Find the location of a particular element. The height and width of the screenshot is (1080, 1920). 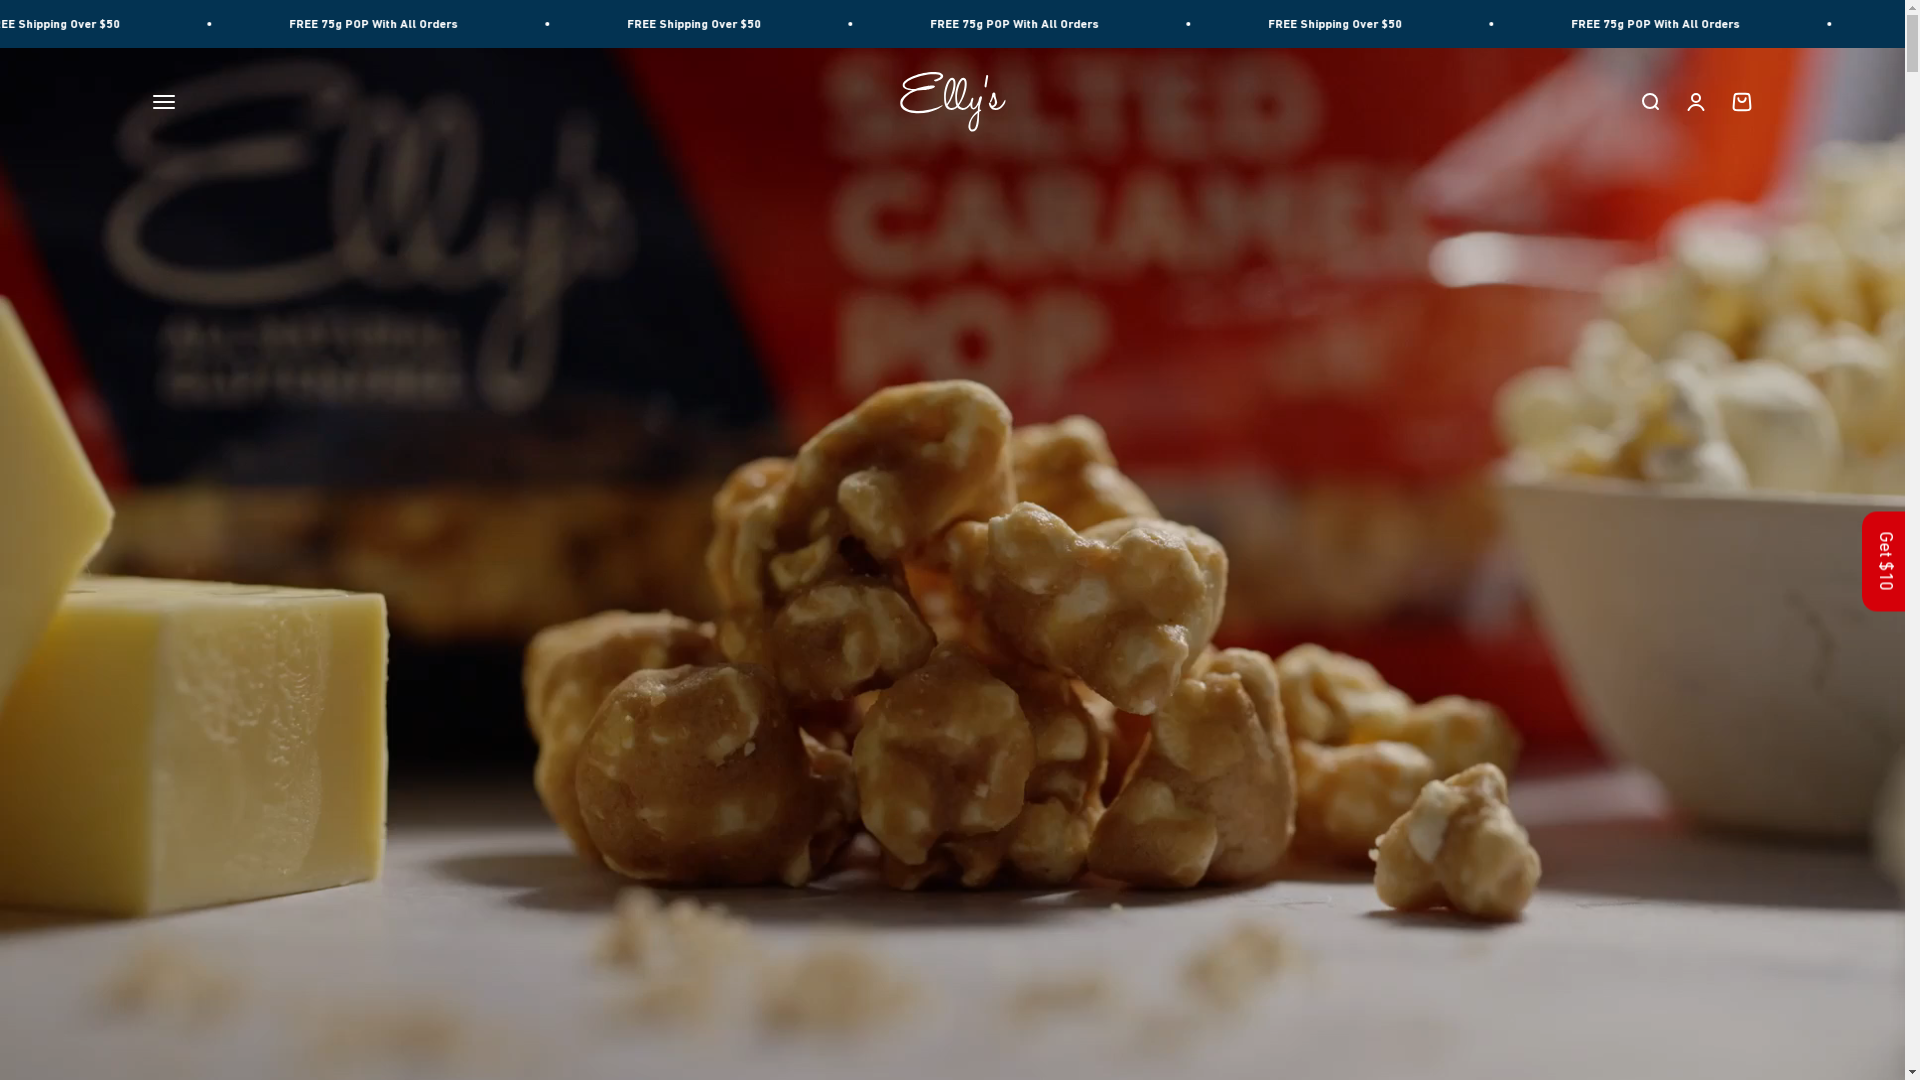

'Open account page' is located at coordinates (1693, 101).